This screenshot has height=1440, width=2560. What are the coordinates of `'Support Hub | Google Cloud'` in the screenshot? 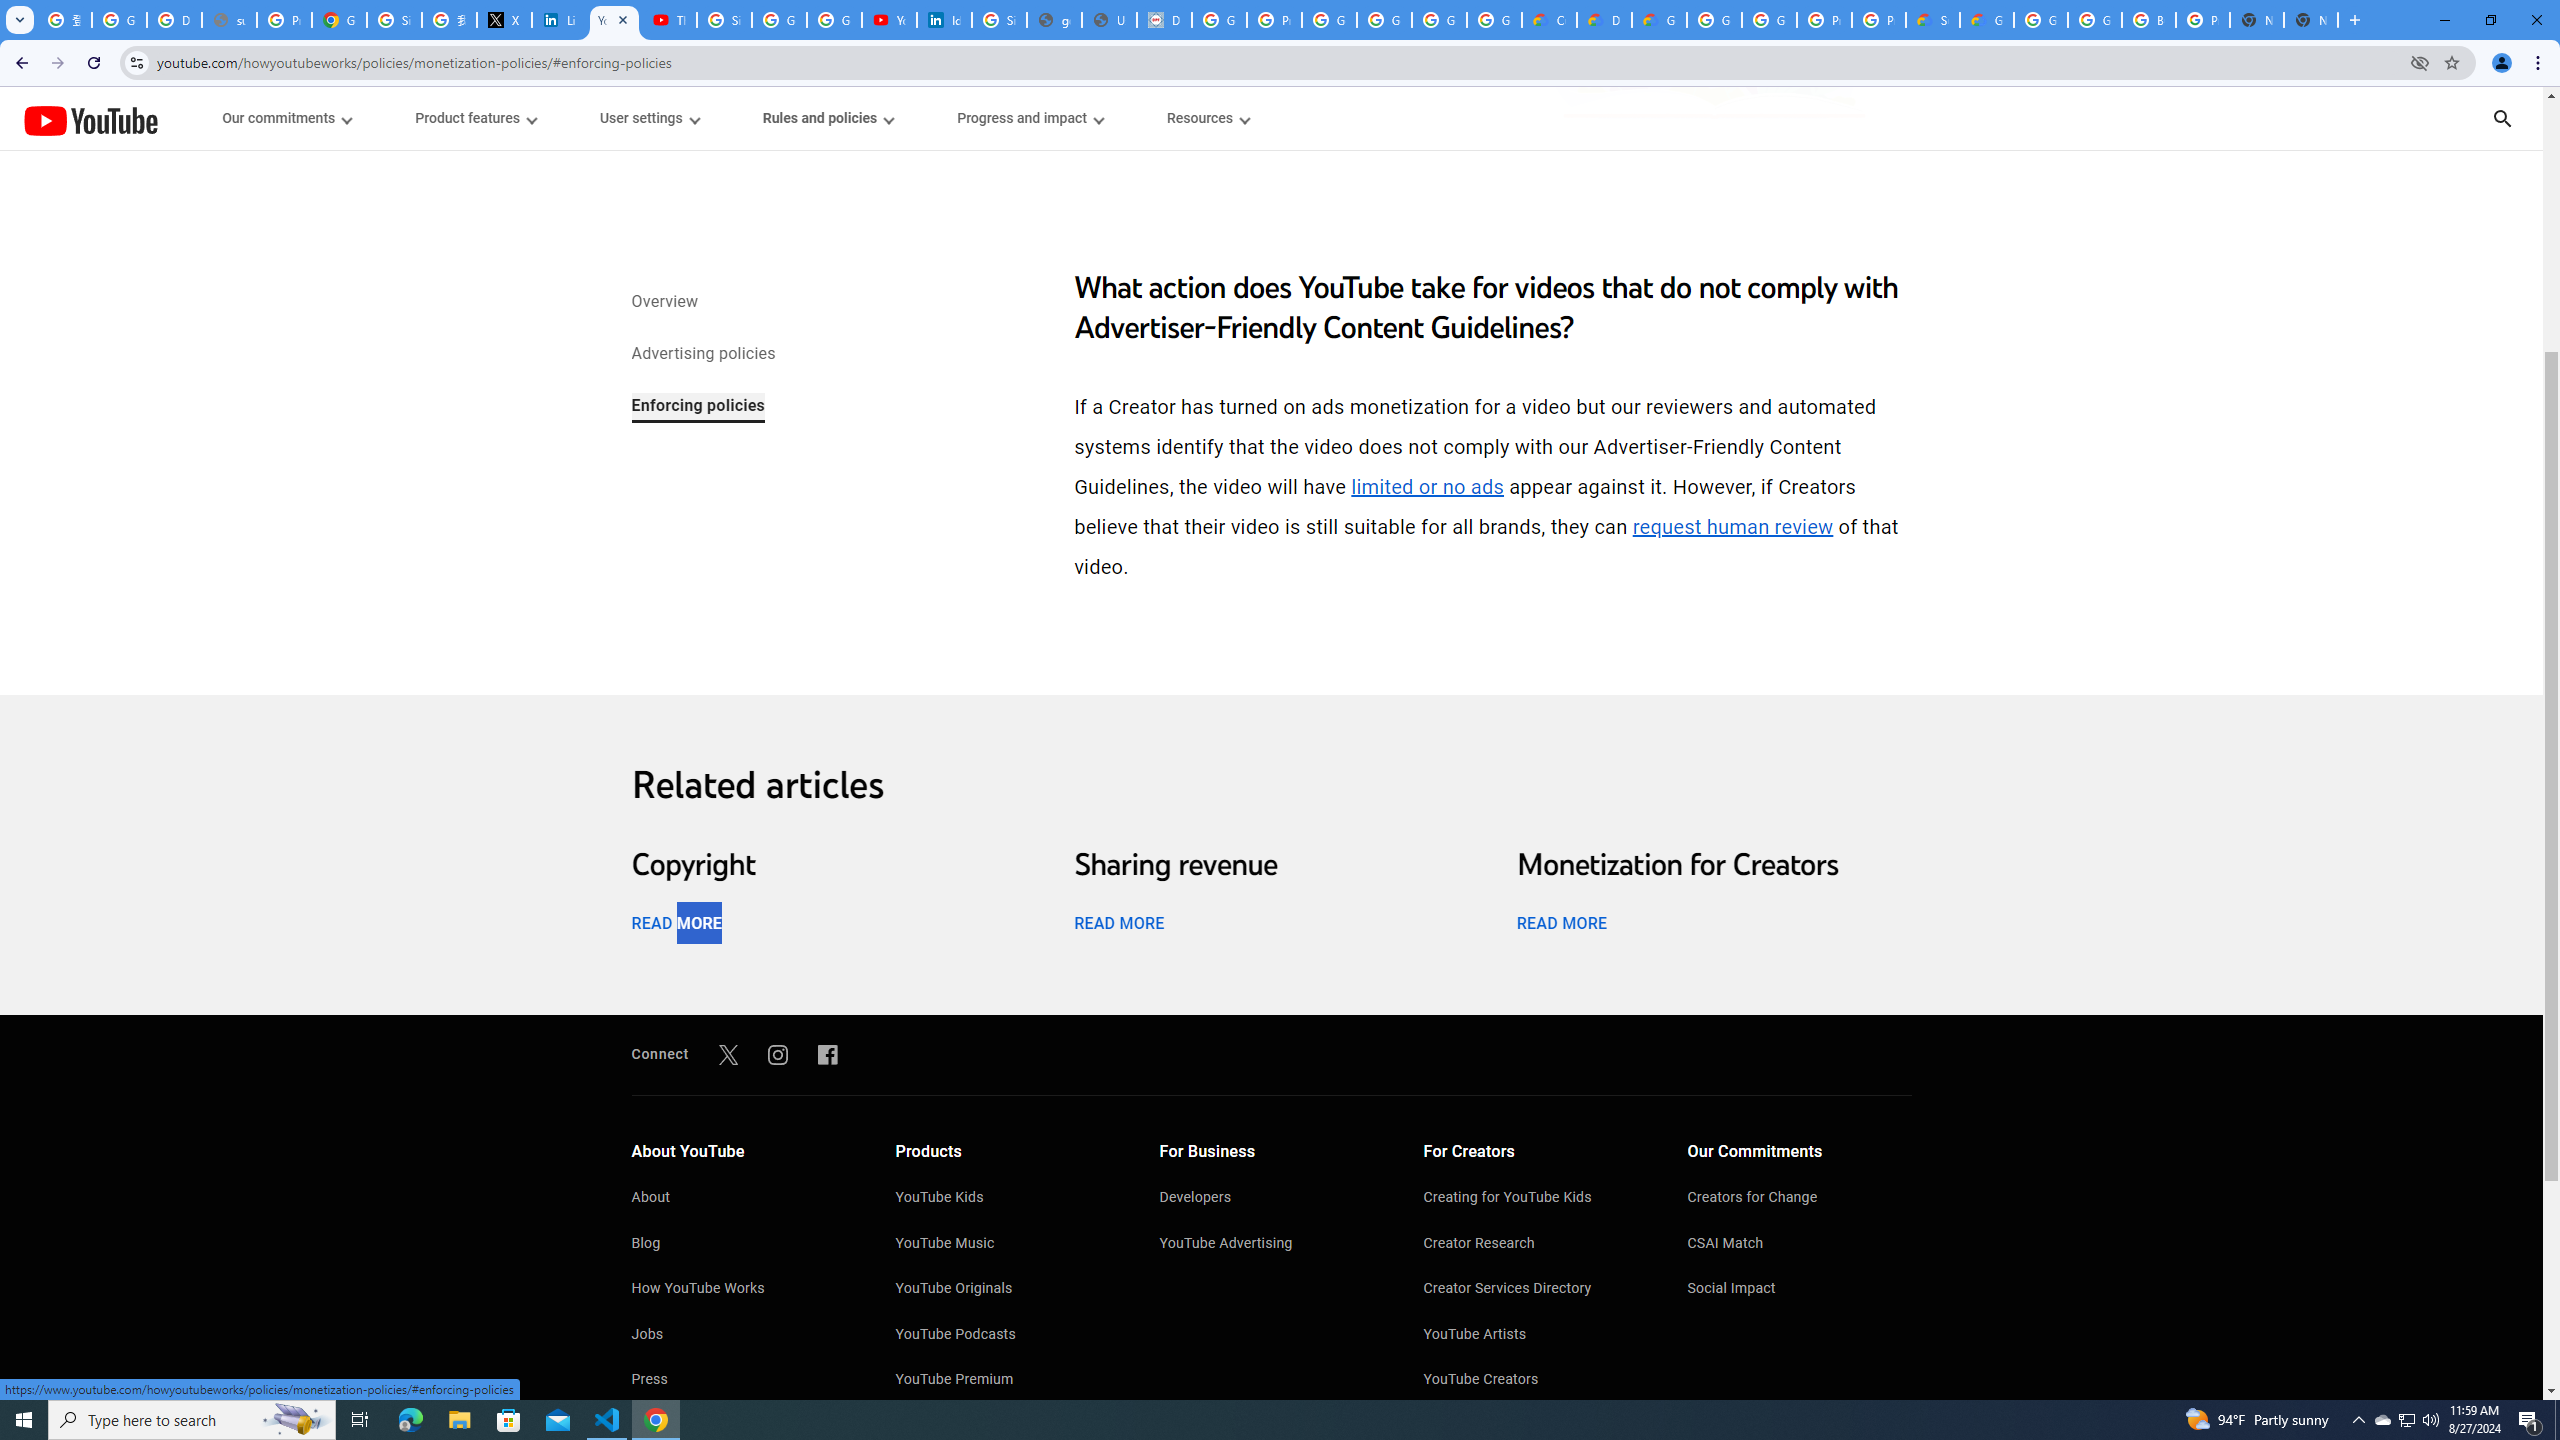 It's located at (1932, 19).